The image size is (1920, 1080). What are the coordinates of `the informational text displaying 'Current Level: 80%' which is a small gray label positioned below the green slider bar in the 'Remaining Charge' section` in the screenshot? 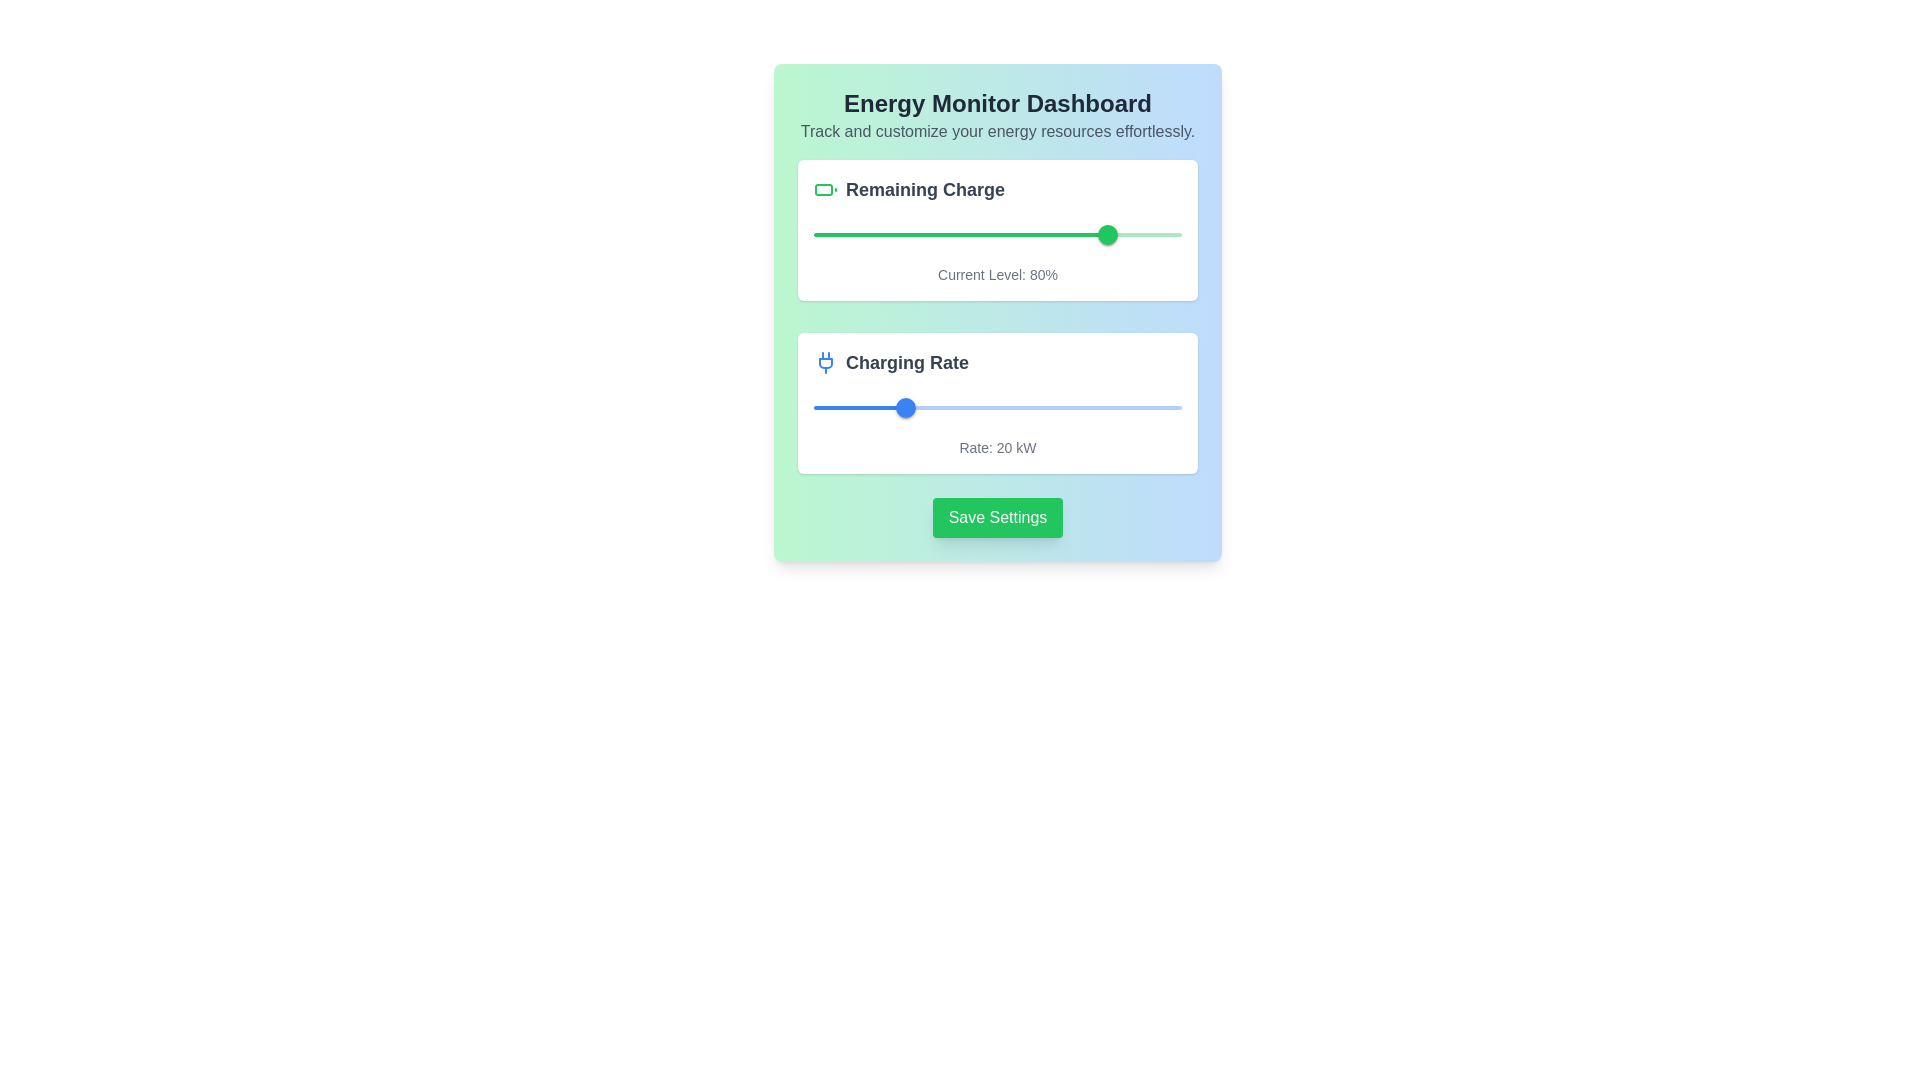 It's located at (998, 274).